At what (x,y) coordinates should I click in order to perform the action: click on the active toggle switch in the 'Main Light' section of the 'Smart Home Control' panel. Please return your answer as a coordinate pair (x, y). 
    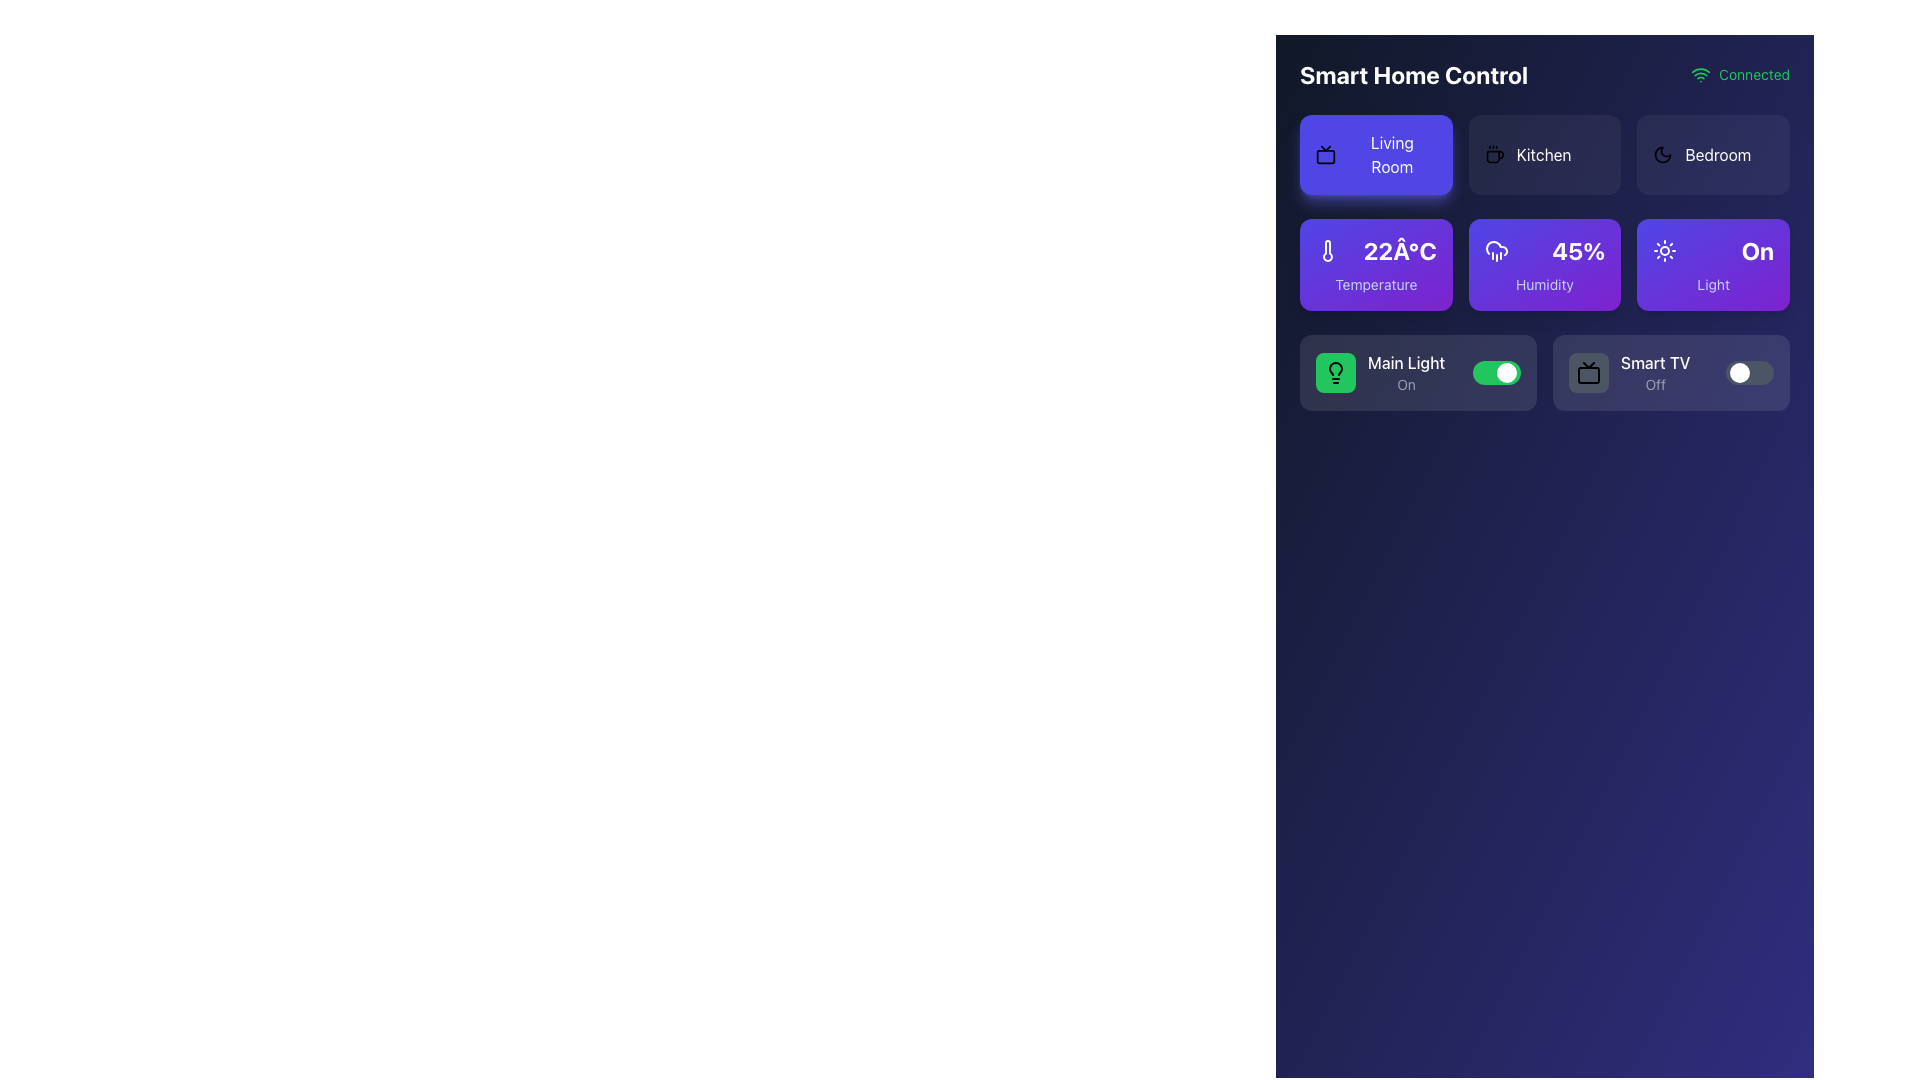
    Looking at the image, I should click on (1497, 373).